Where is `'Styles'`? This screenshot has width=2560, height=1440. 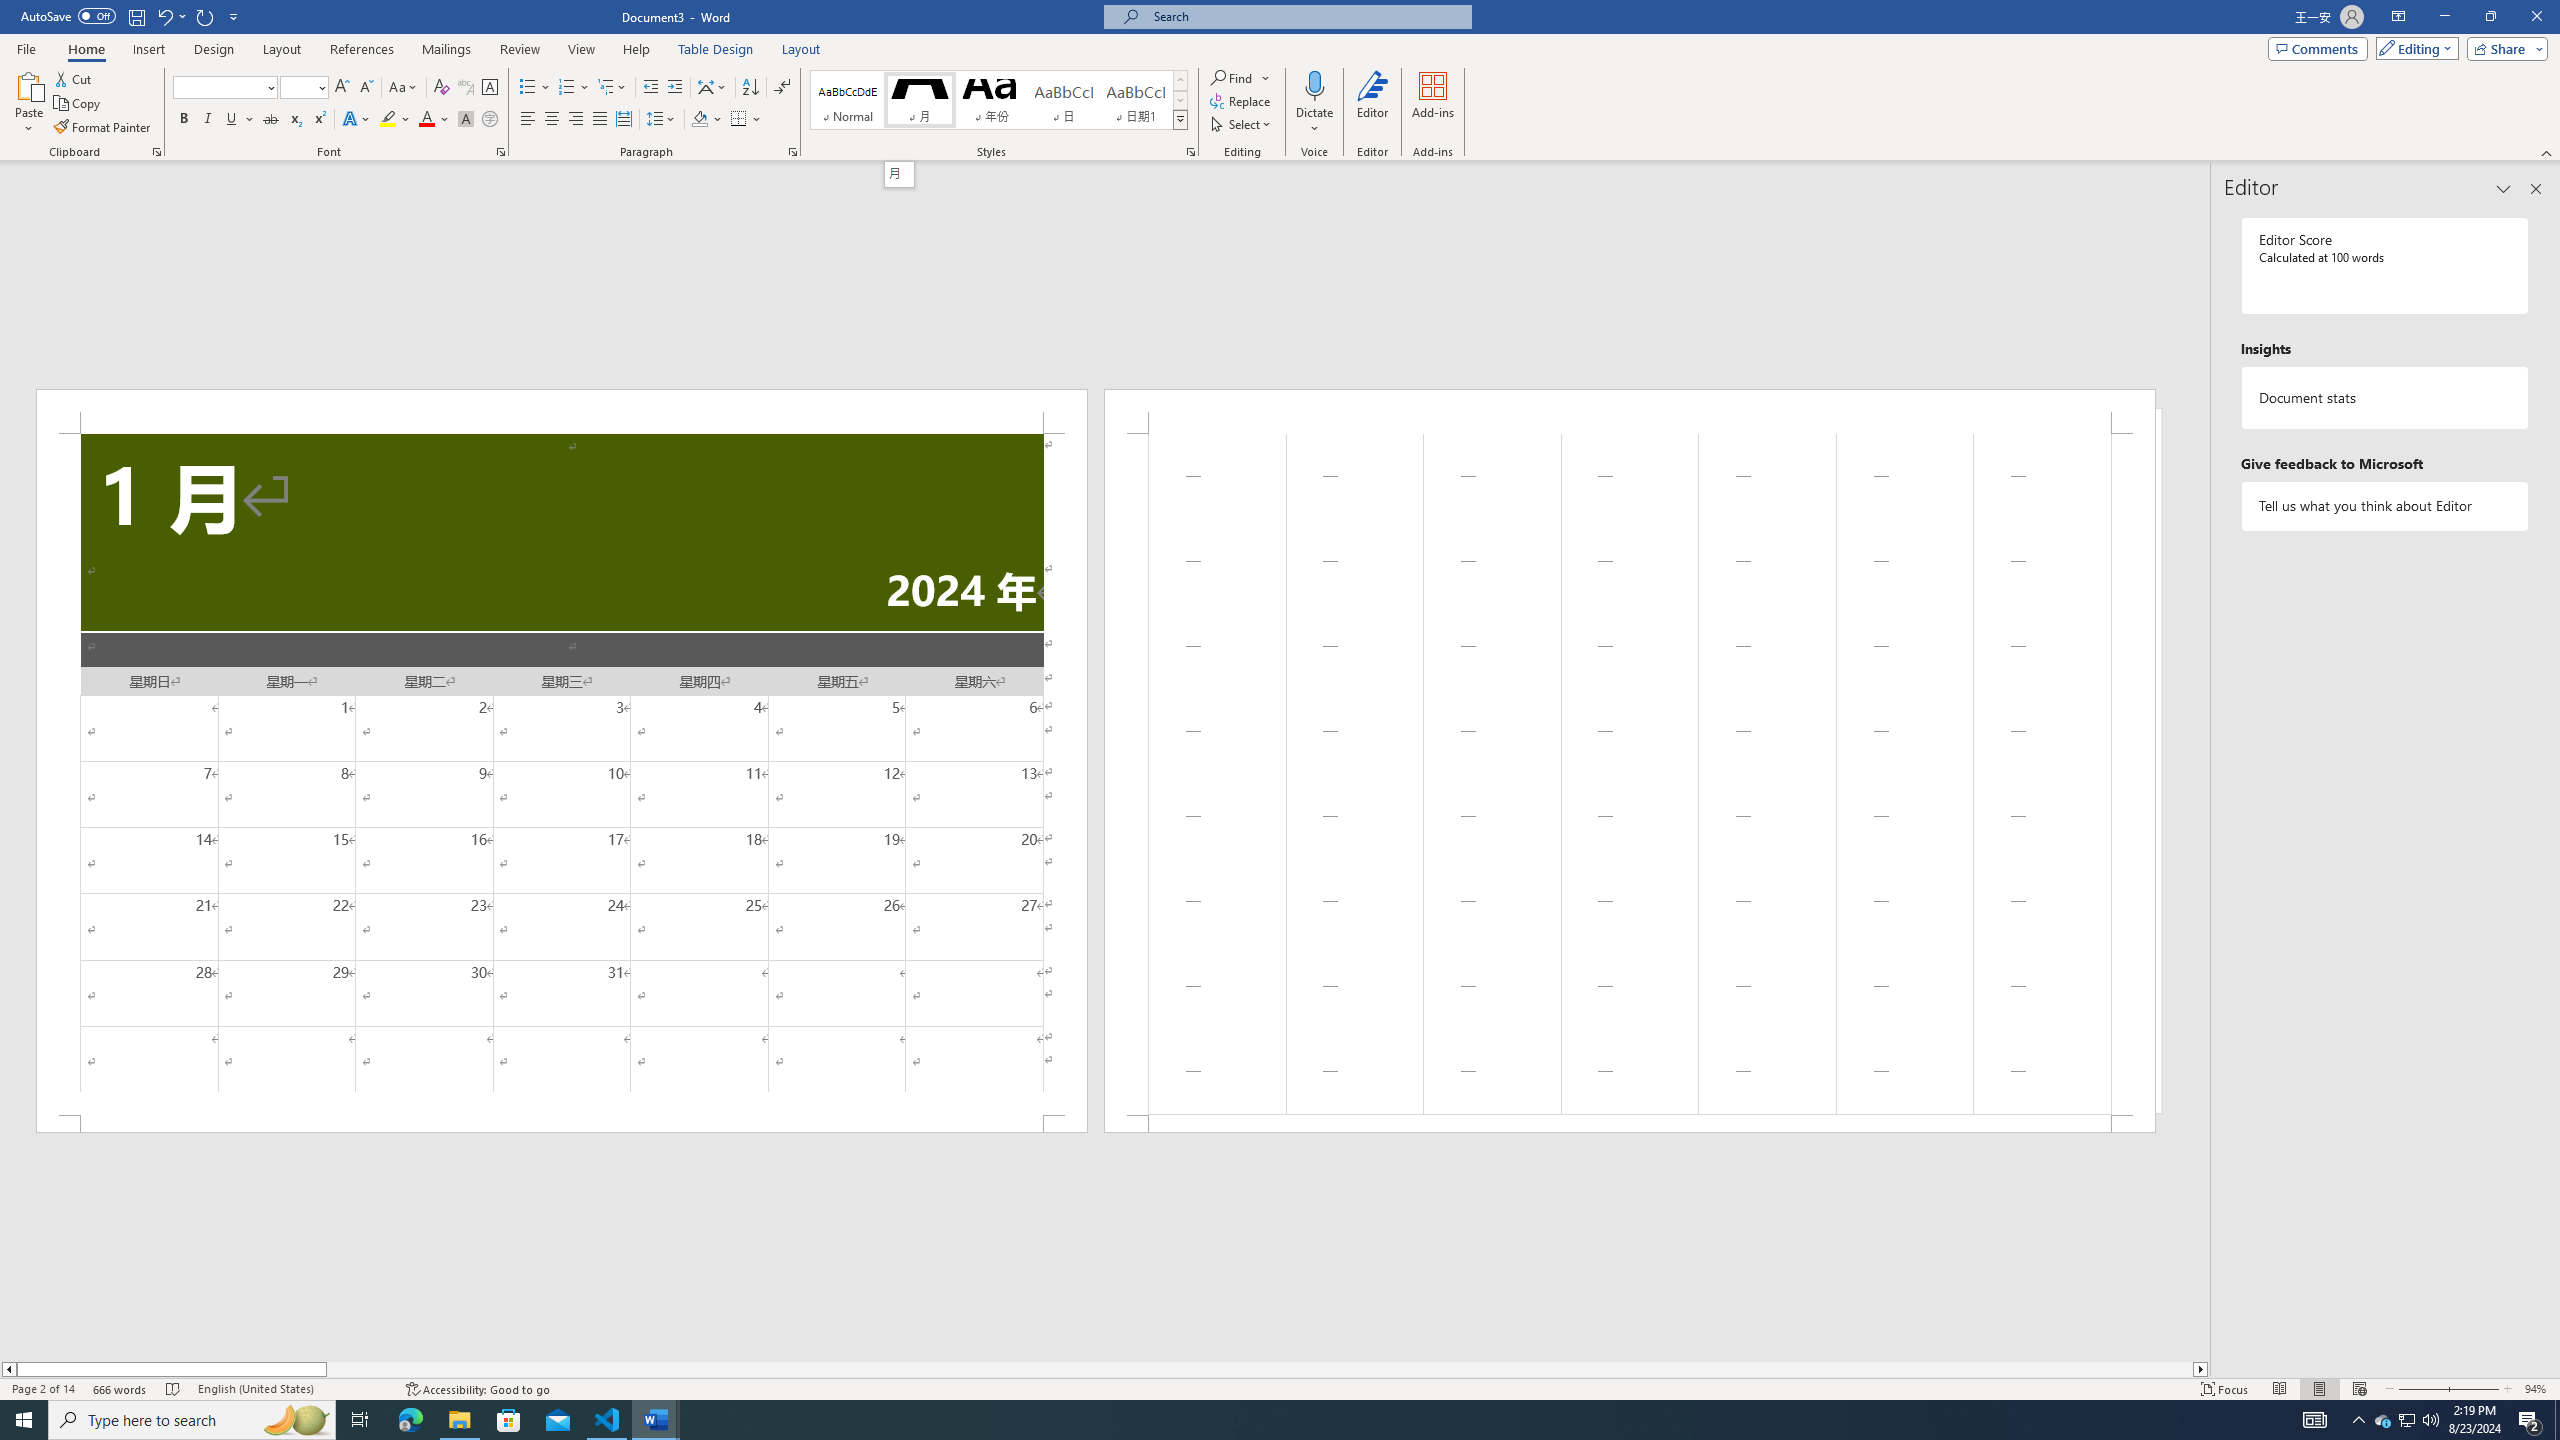 'Styles' is located at coordinates (1179, 118).